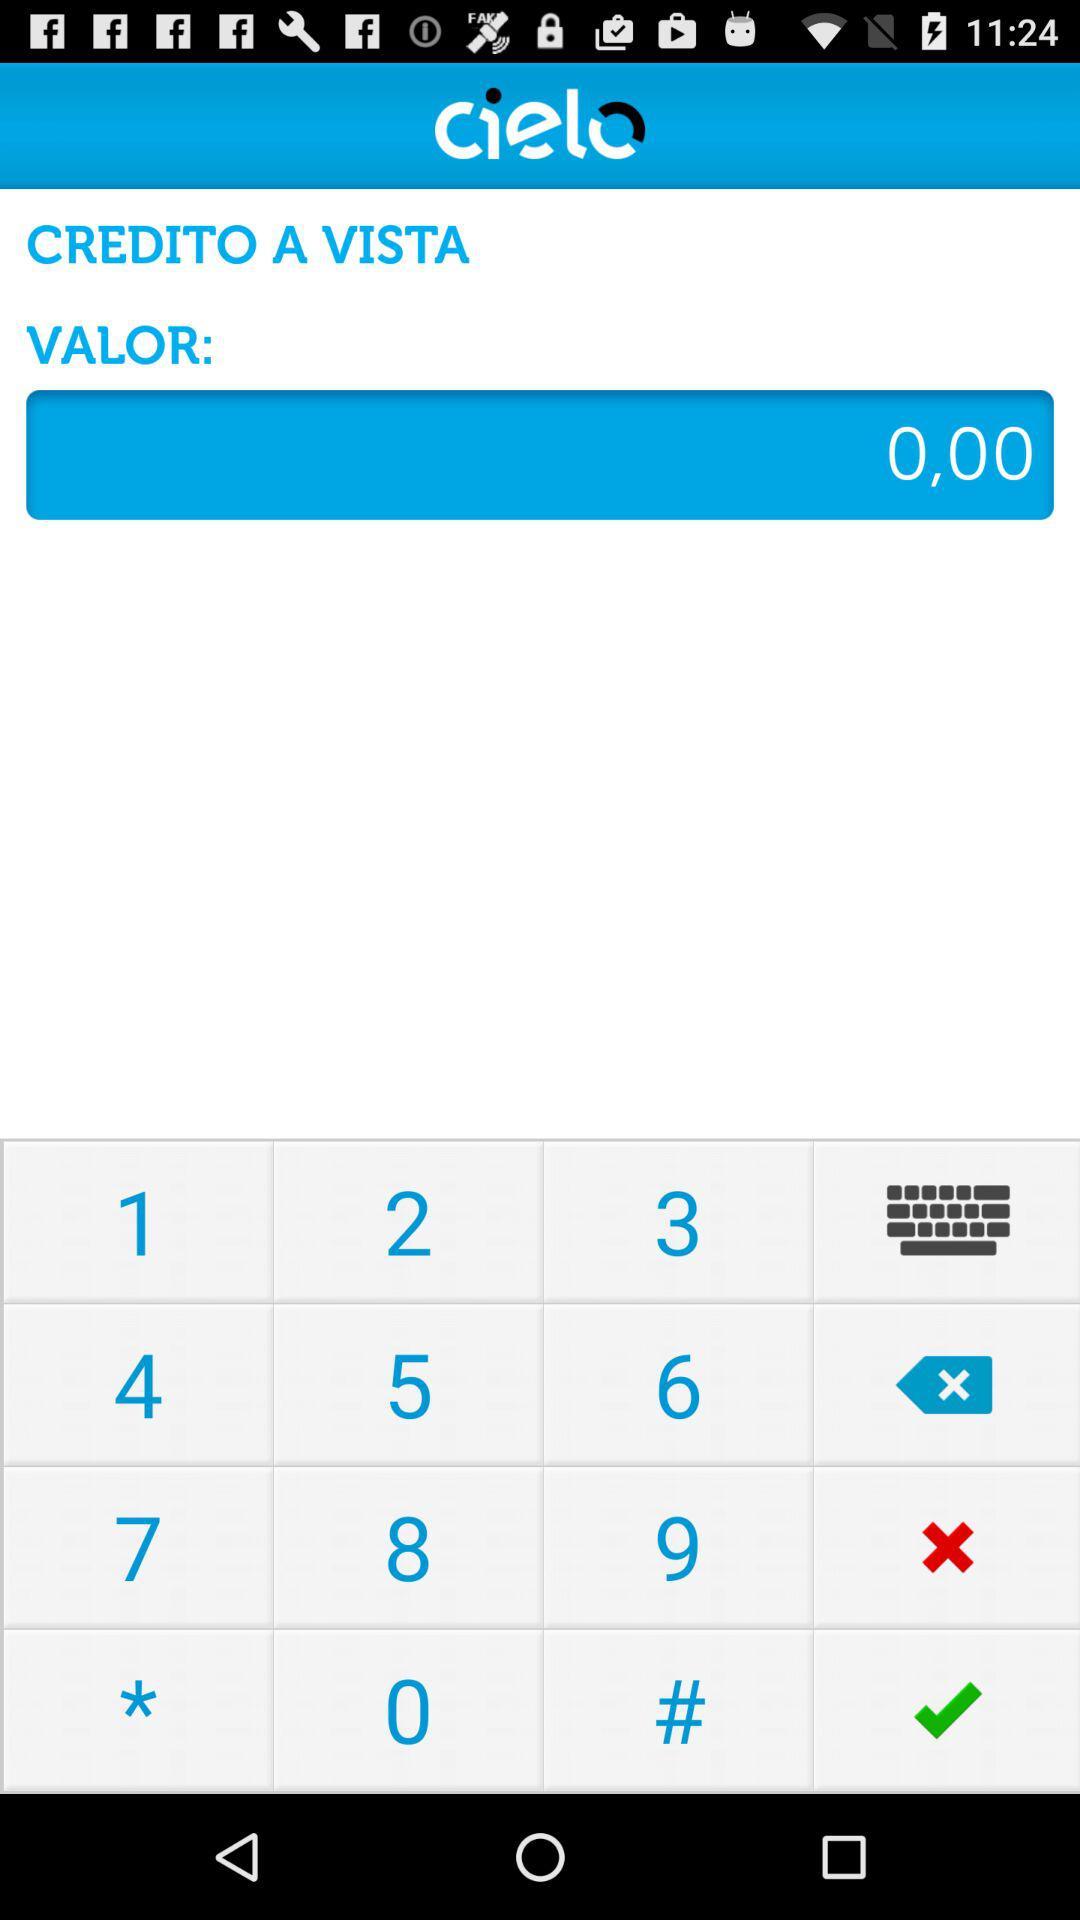 The image size is (1080, 1920). I want to click on the amount, so click(540, 453).